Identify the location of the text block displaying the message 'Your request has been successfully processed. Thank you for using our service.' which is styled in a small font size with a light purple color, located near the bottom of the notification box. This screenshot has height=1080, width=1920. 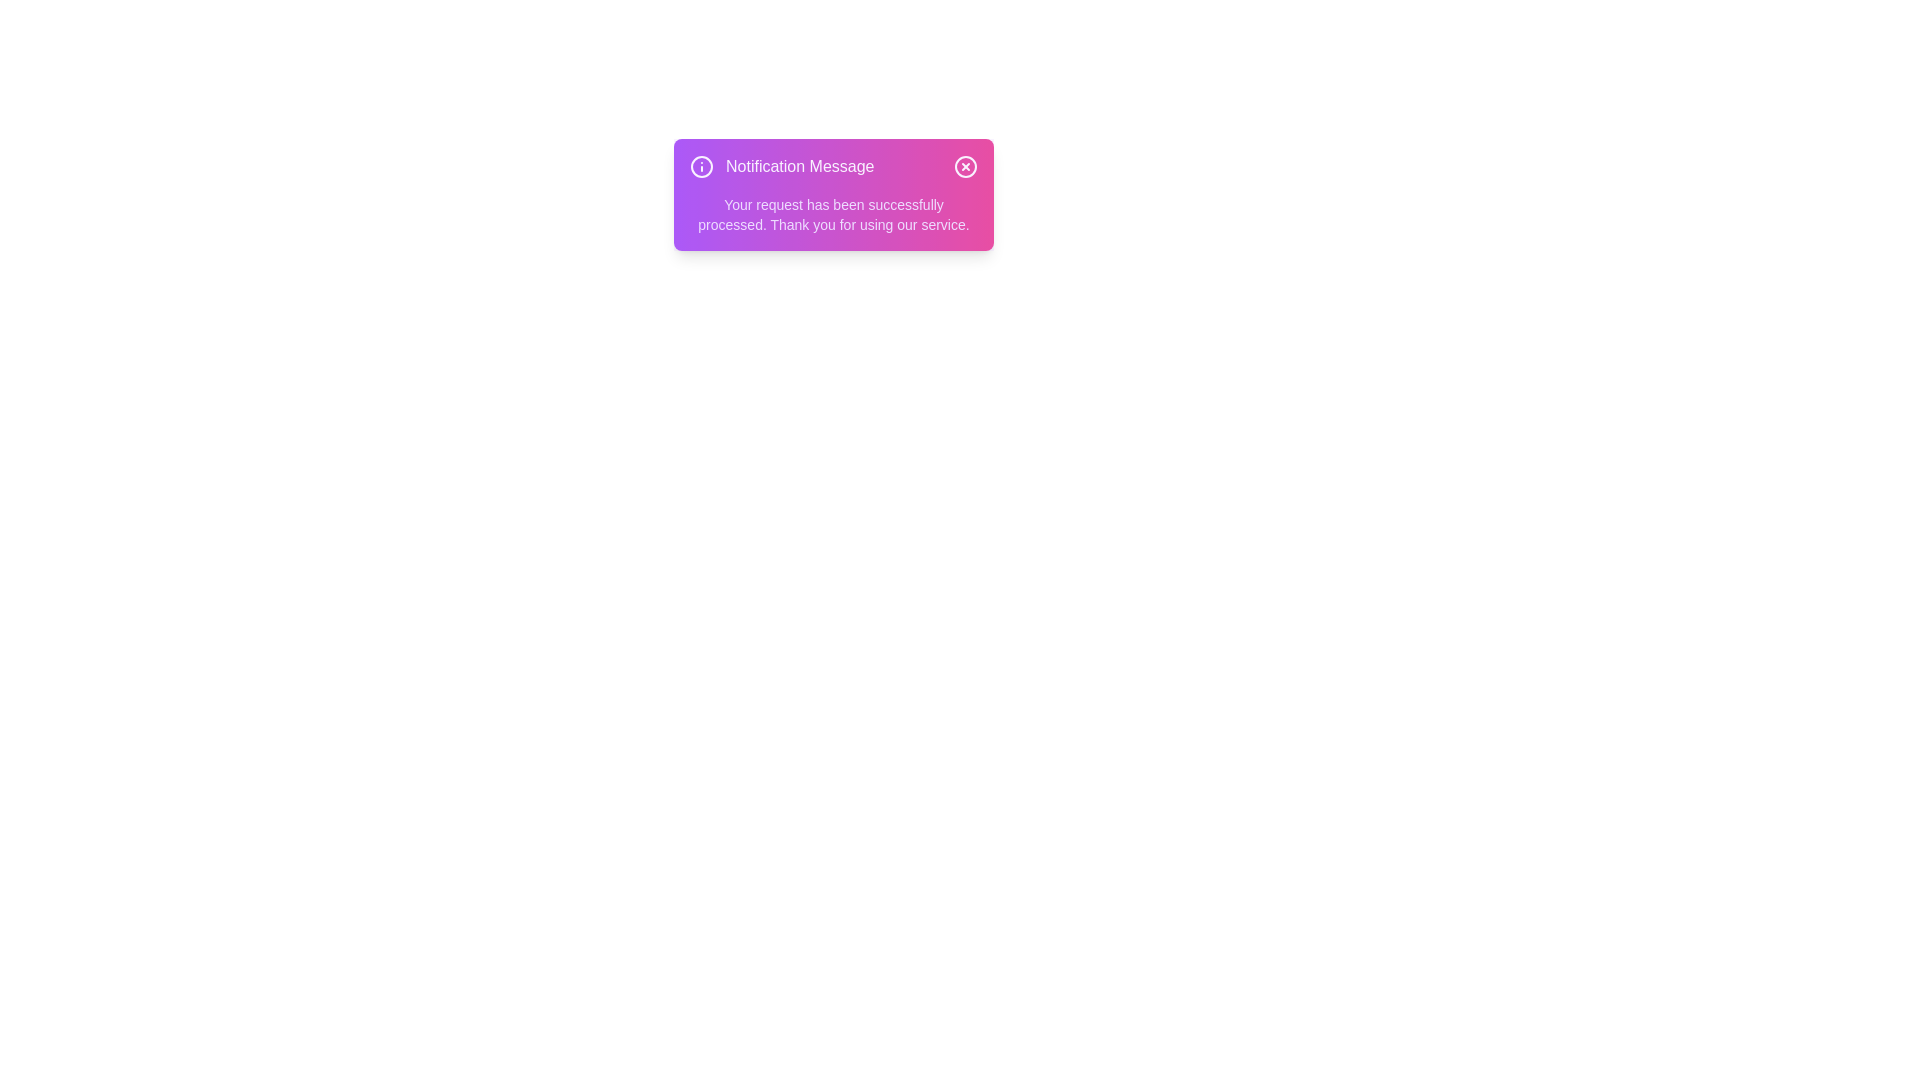
(834, 215).